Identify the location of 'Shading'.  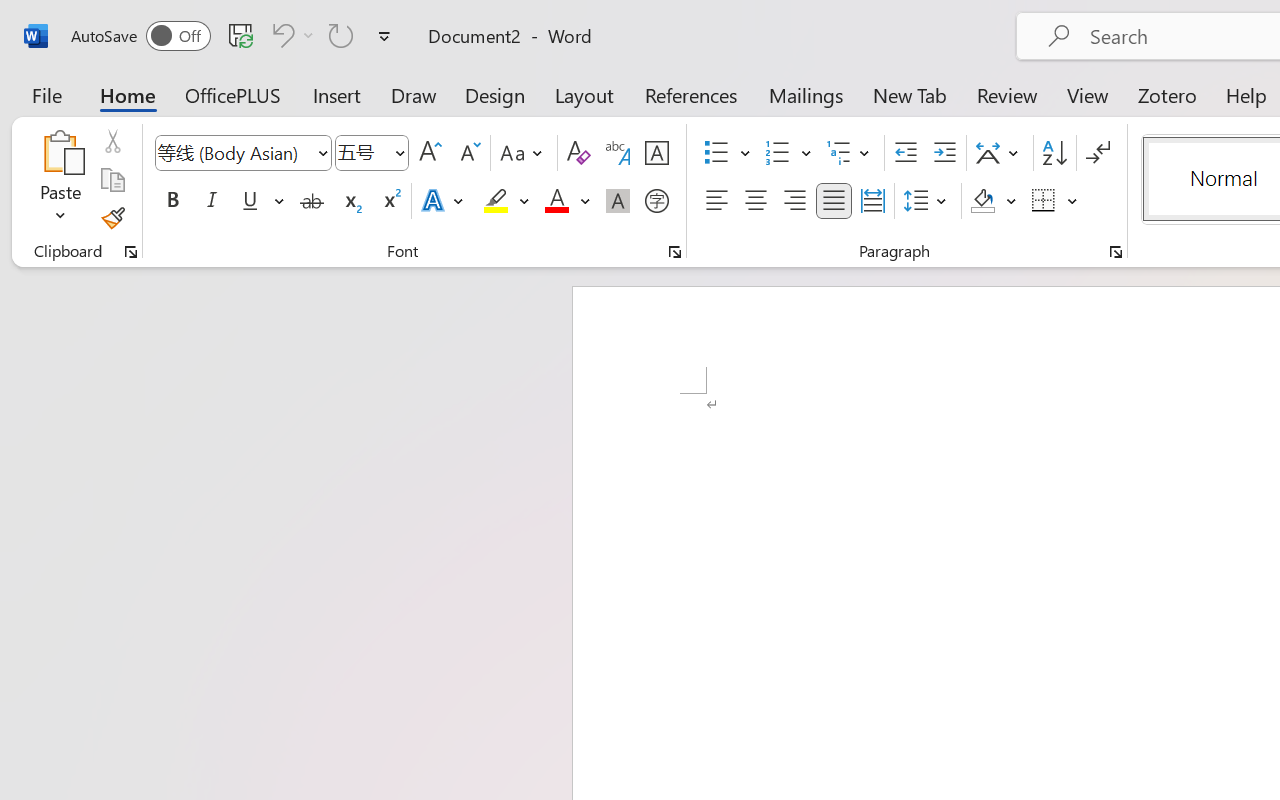
(993, 201).